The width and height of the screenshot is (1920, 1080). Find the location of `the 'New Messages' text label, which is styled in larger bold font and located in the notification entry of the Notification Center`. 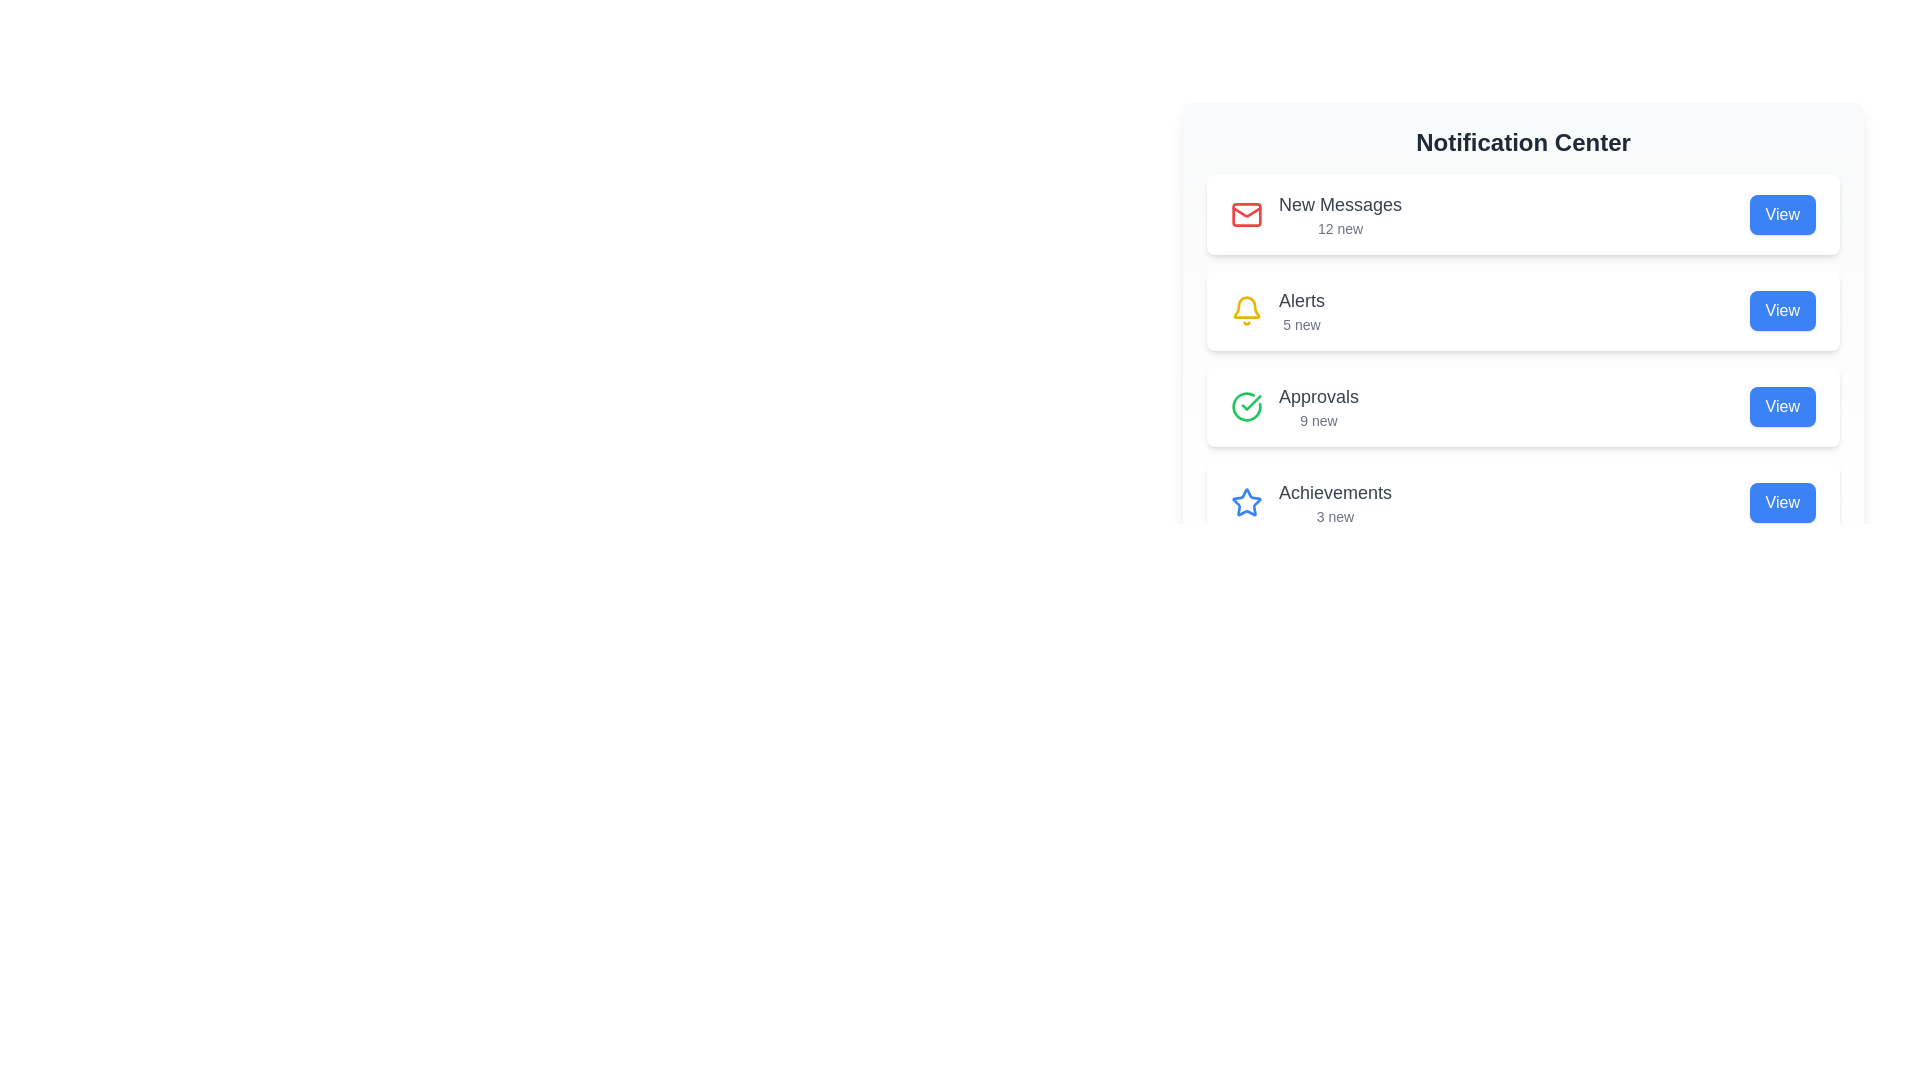

the 'New Messages' text label, which is styled in larger bold font and located in the notification entry of the Notification Center is located at coordinates (1340, 204).